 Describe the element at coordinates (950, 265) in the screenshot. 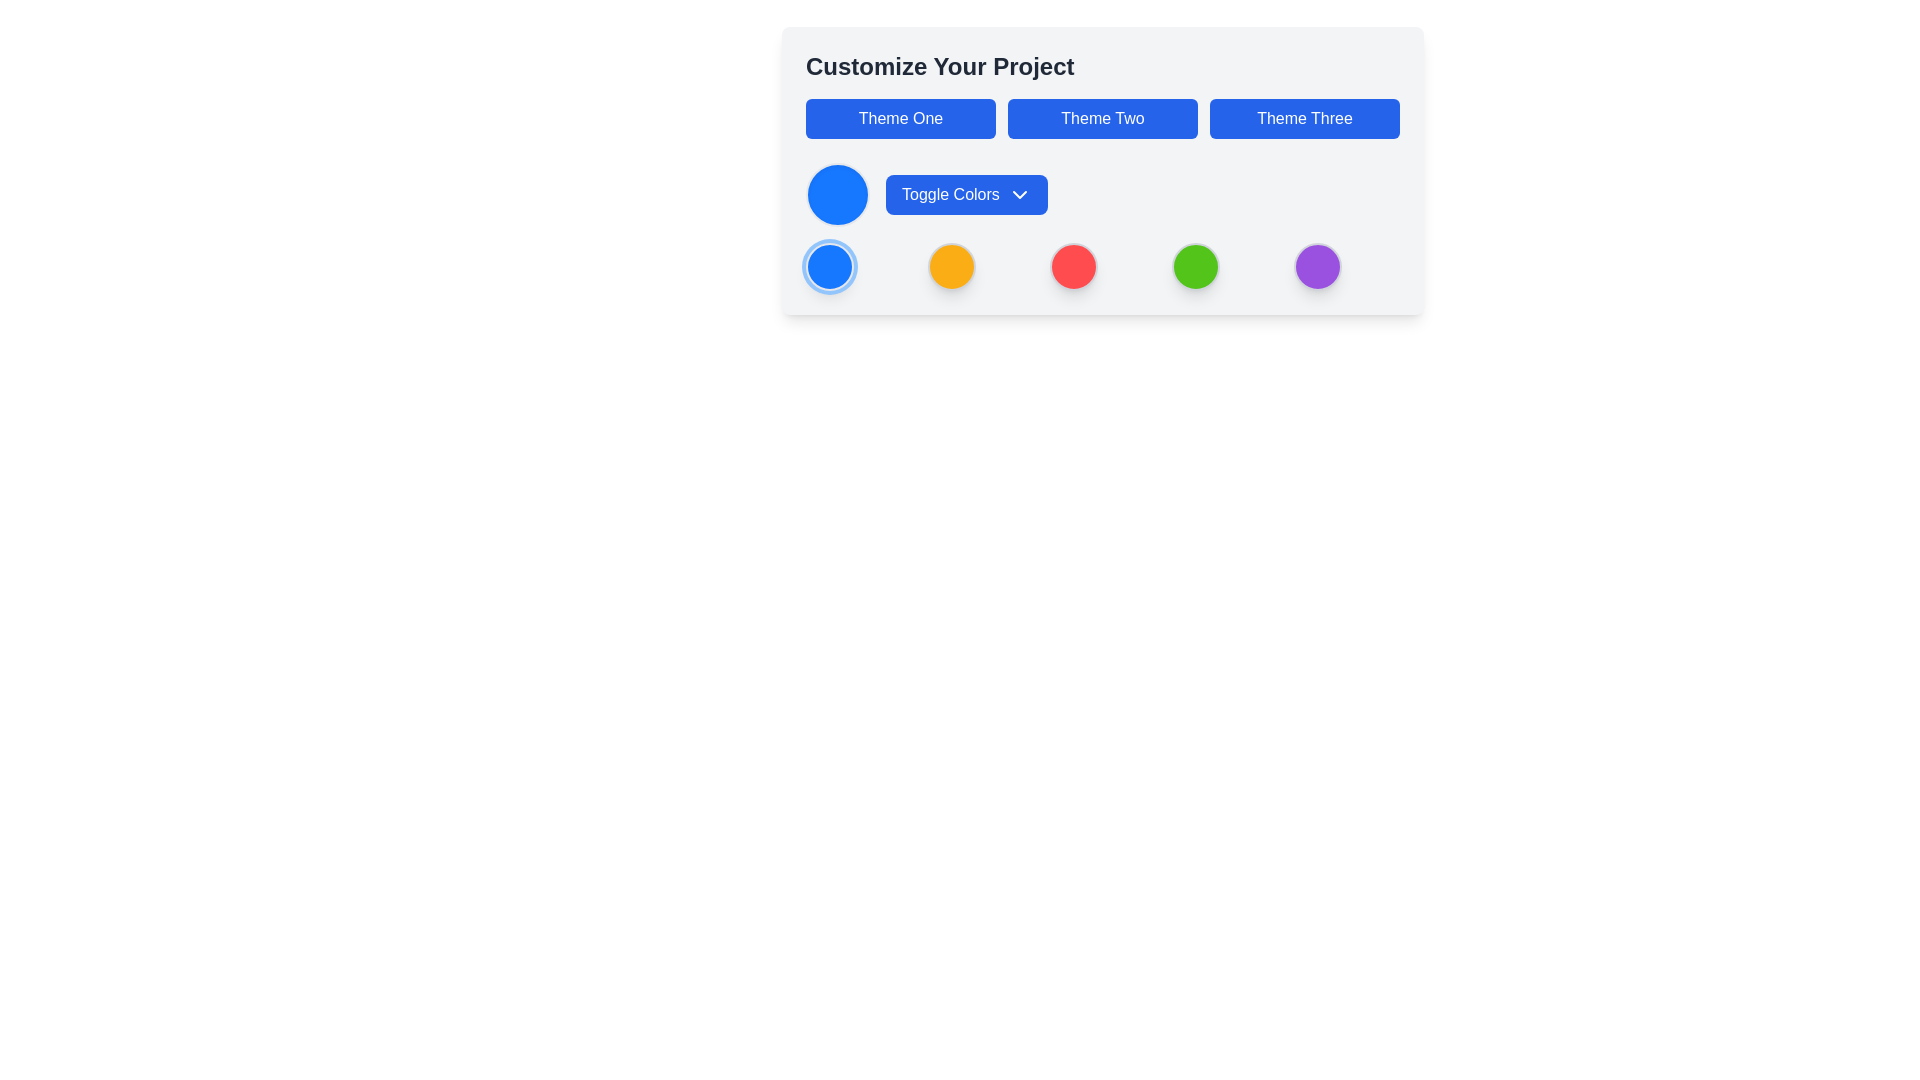

I see `the second circular orange button` at that location.